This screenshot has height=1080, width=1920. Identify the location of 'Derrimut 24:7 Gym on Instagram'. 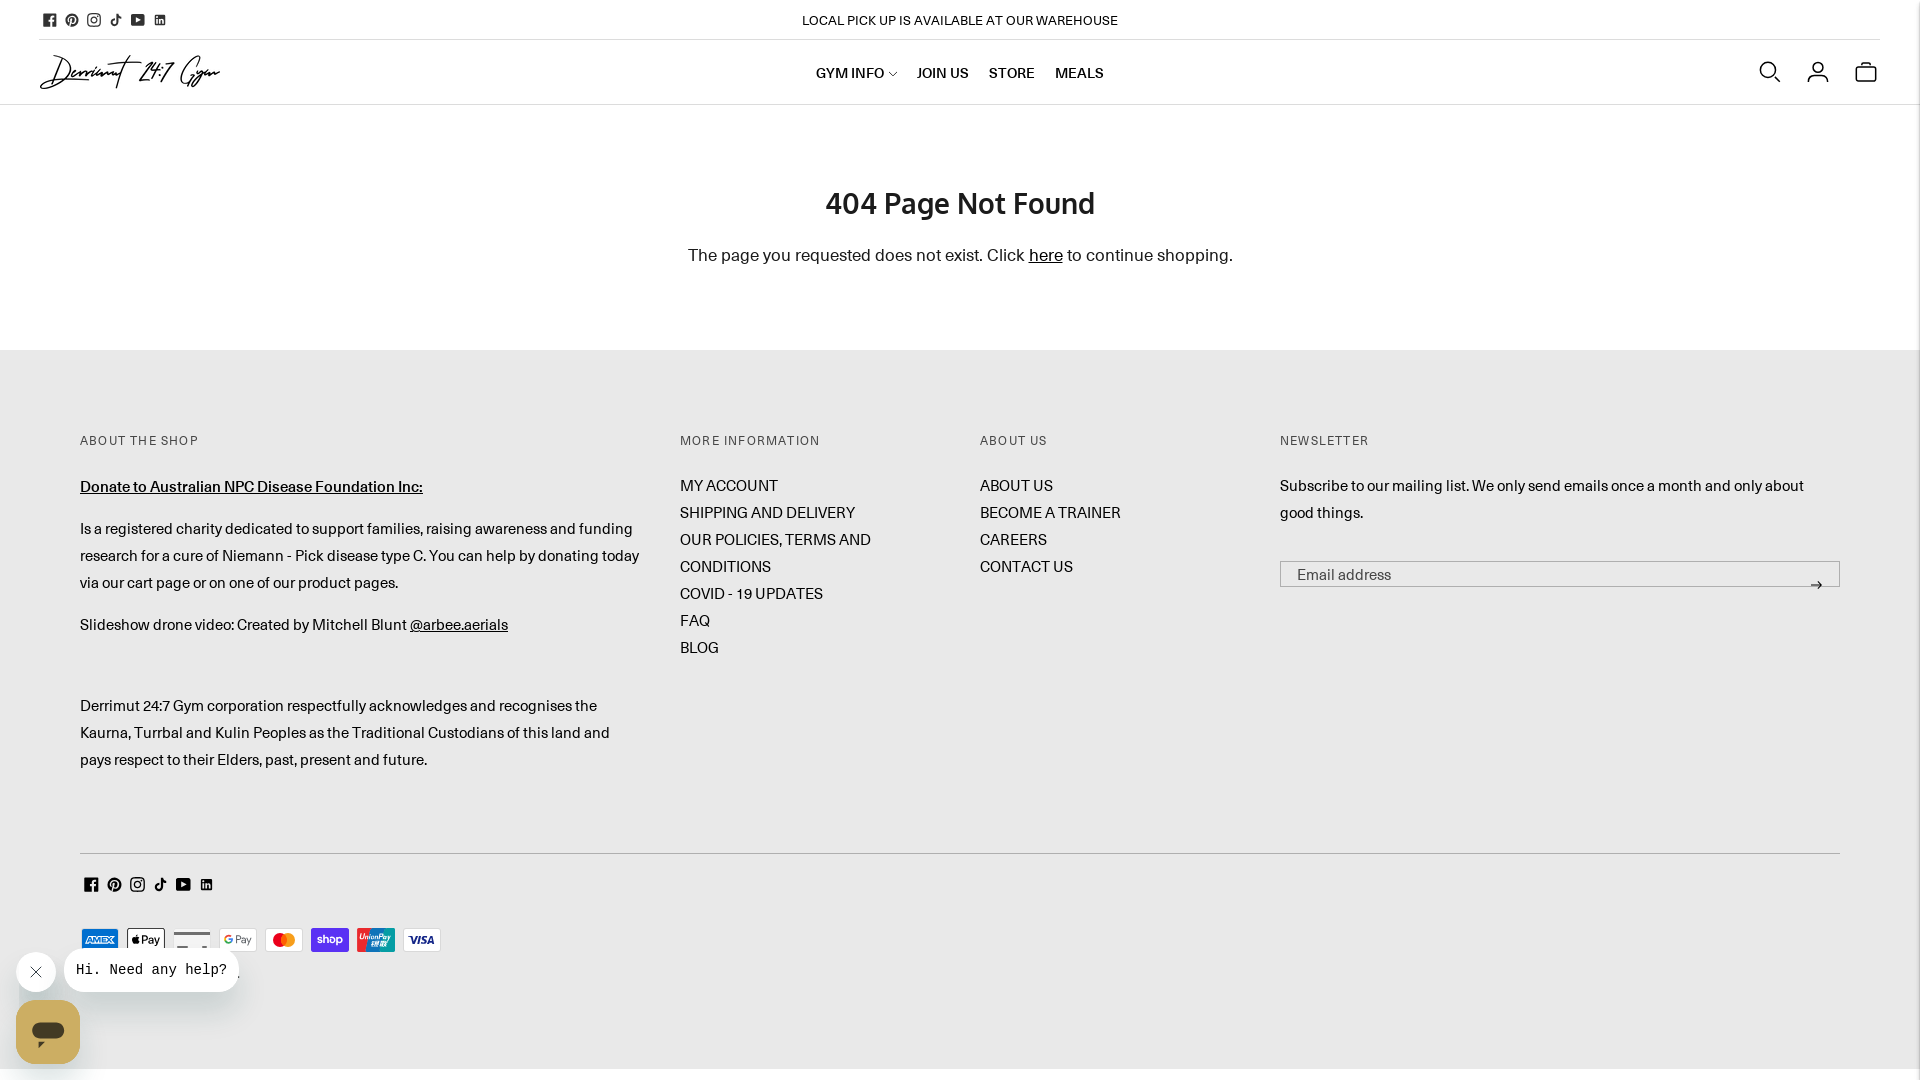
(85, 19).